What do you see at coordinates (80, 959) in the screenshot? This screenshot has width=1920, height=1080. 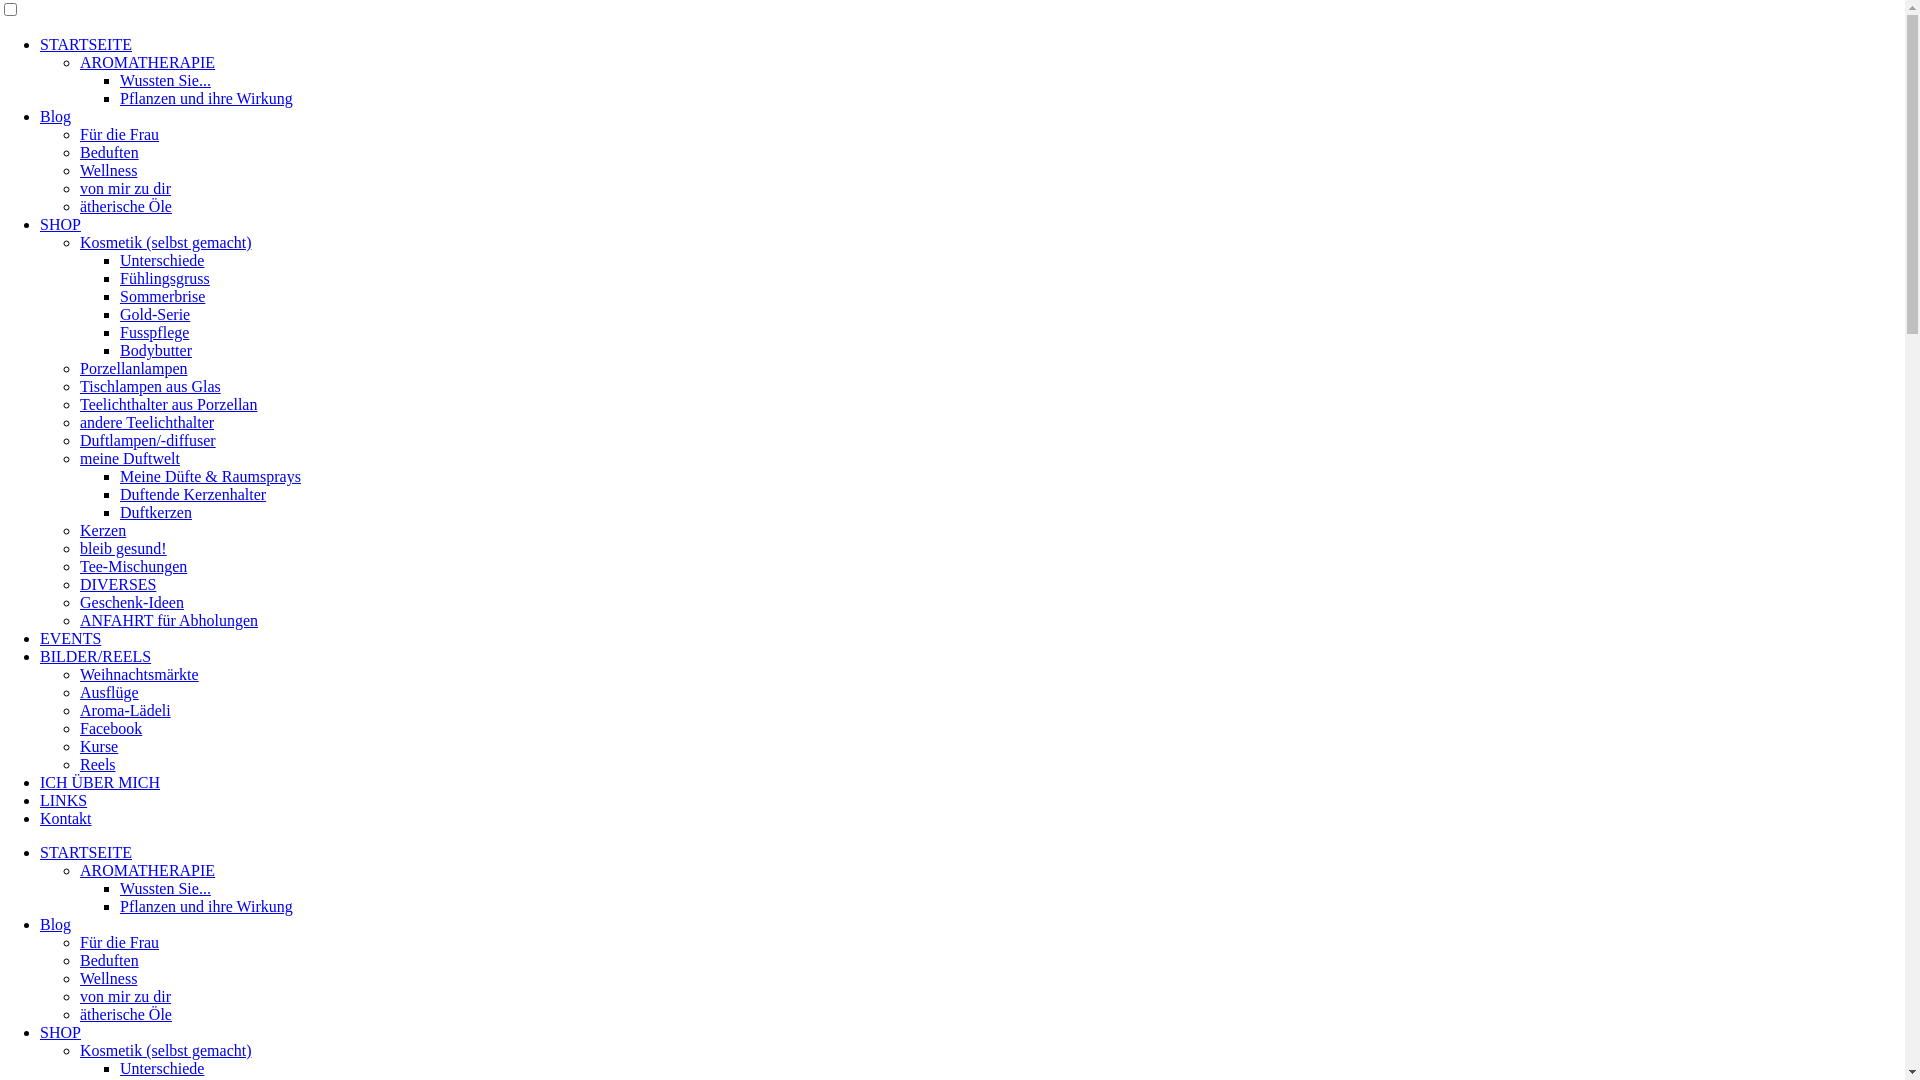 I see `'Beduften'` at bounding box center [80, 959].